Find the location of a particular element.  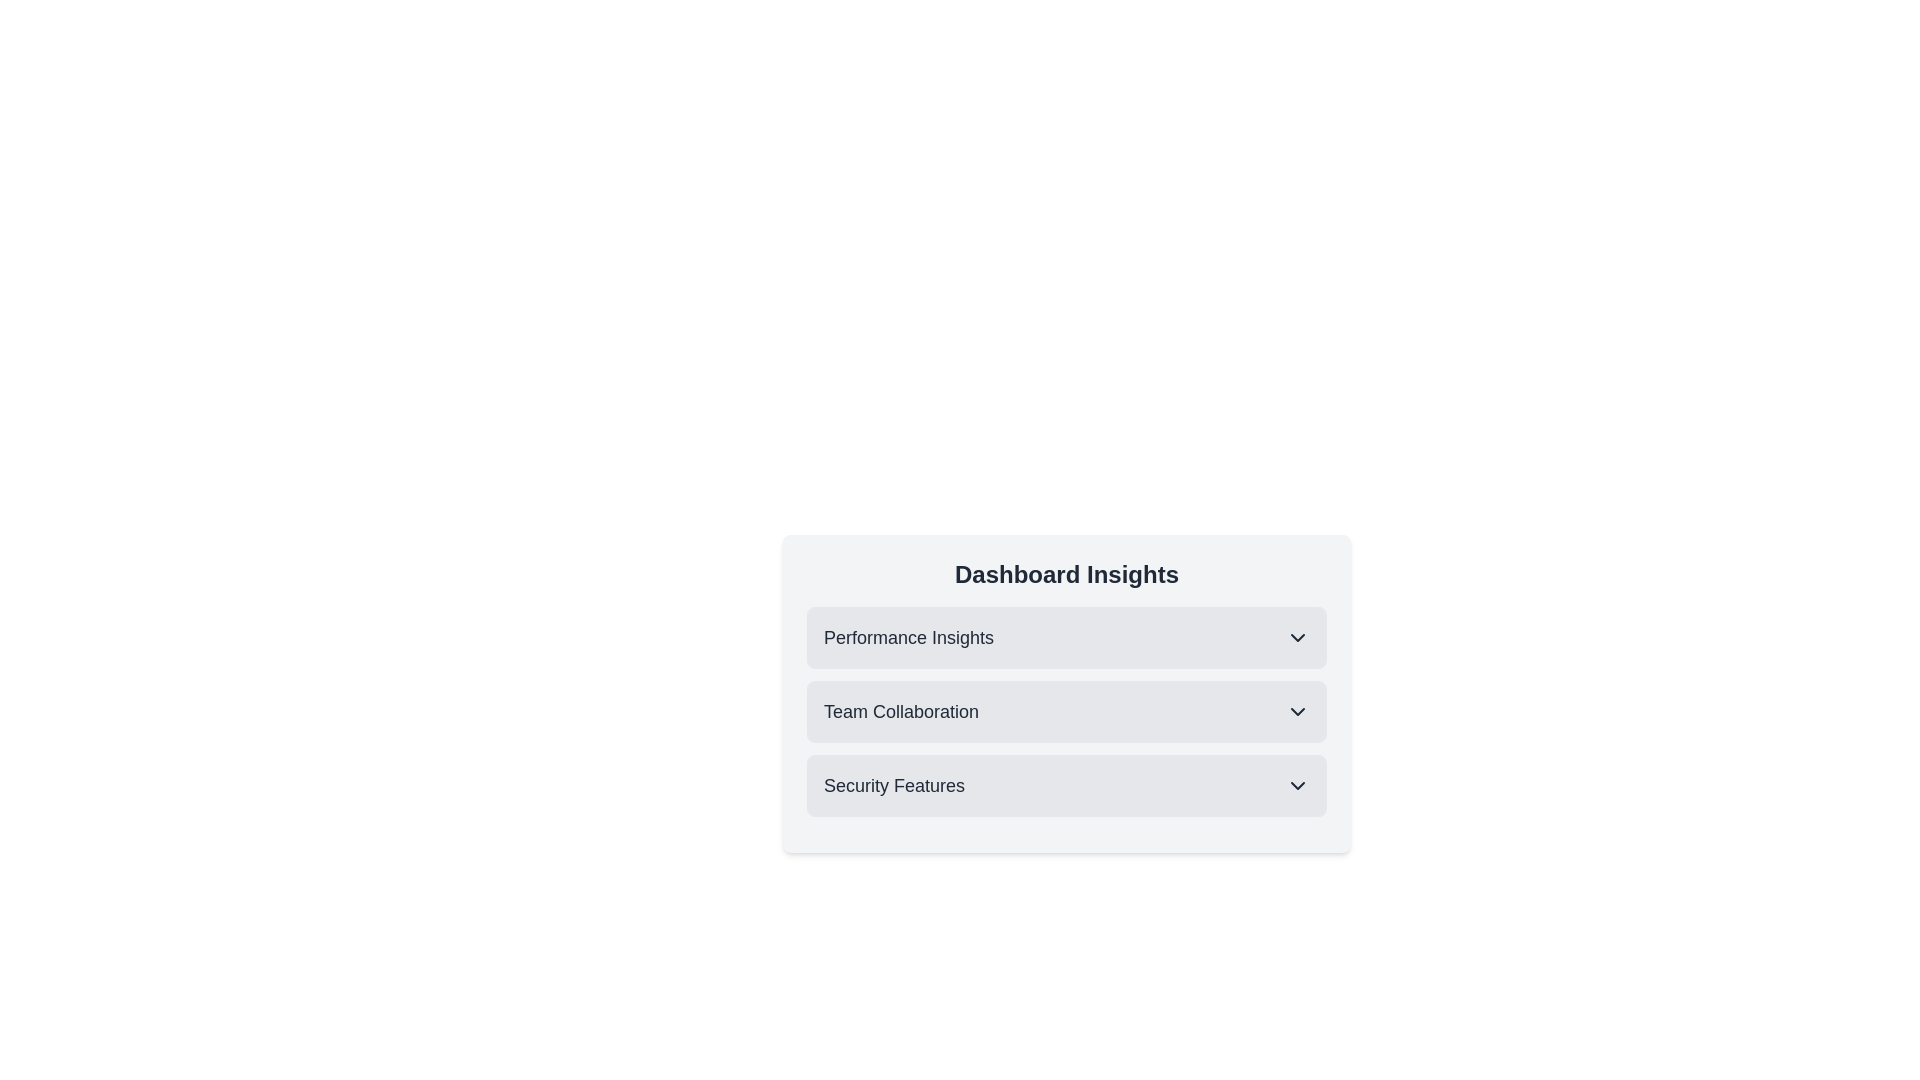

the SVG Icon indicating the 'Security Features' section via keyboard navigation is located at coordinates (1297, 785).